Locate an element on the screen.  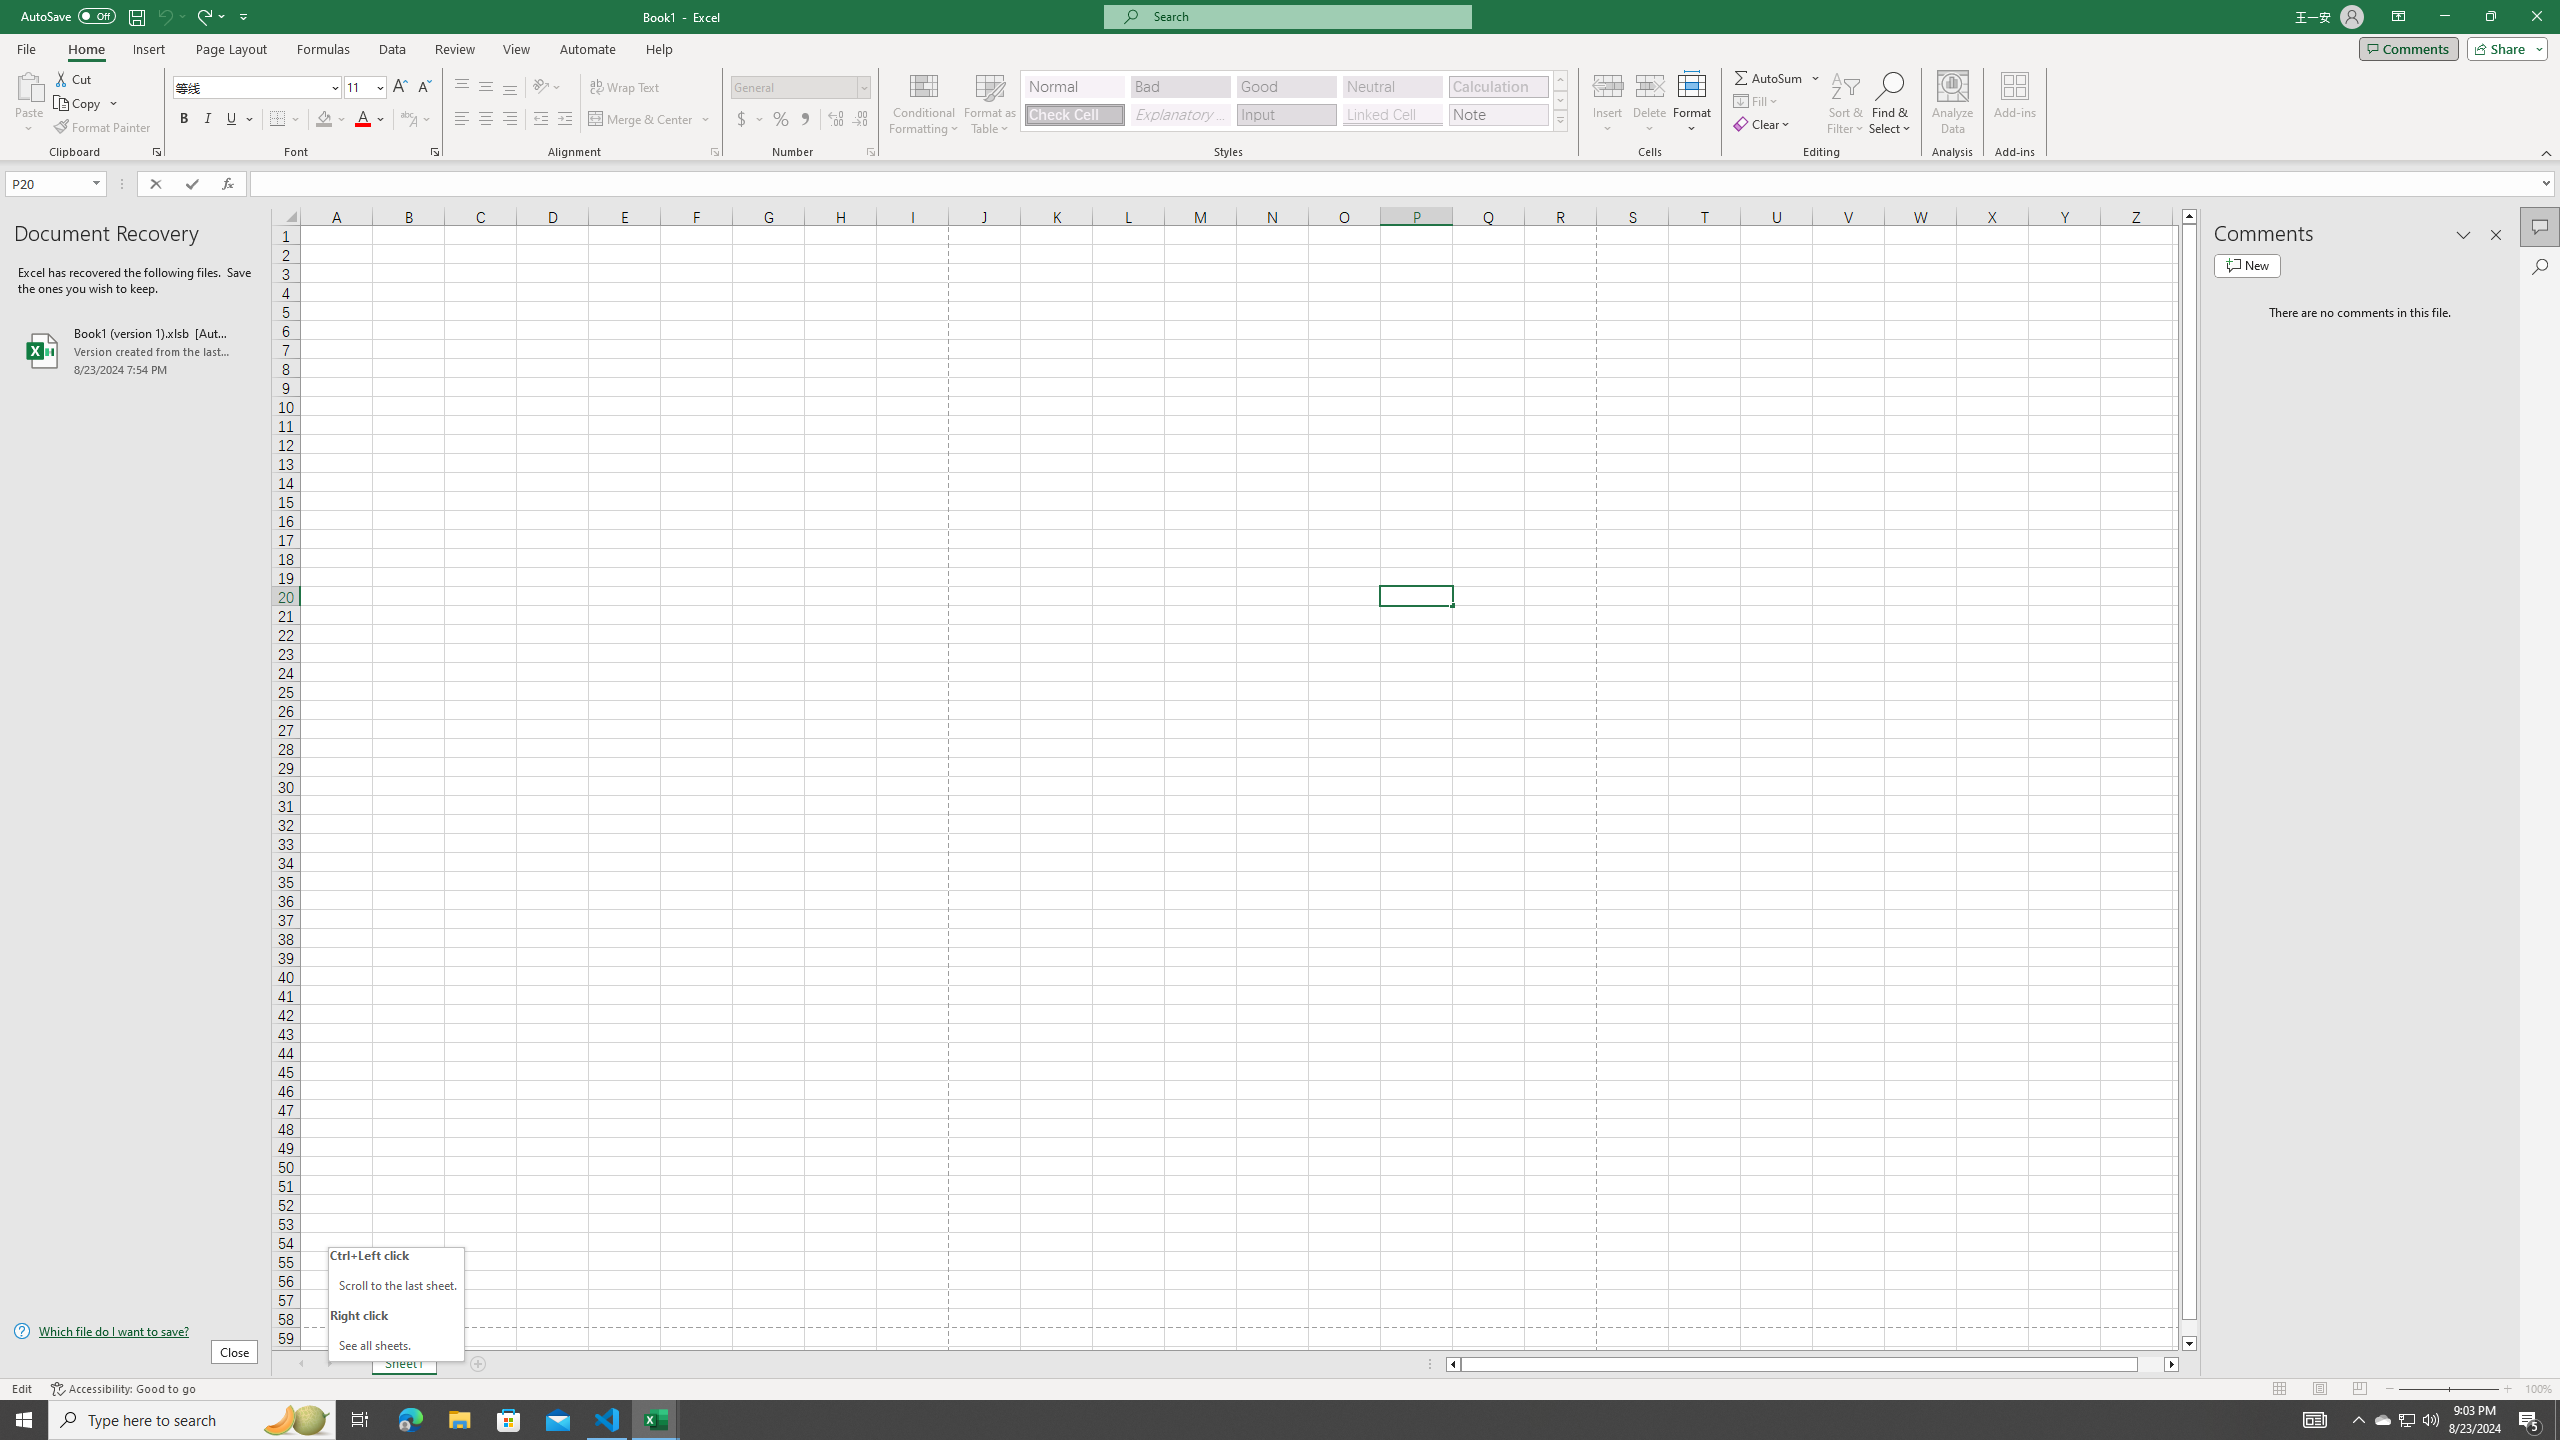
'Underline' is located at coordinates (239, 118).